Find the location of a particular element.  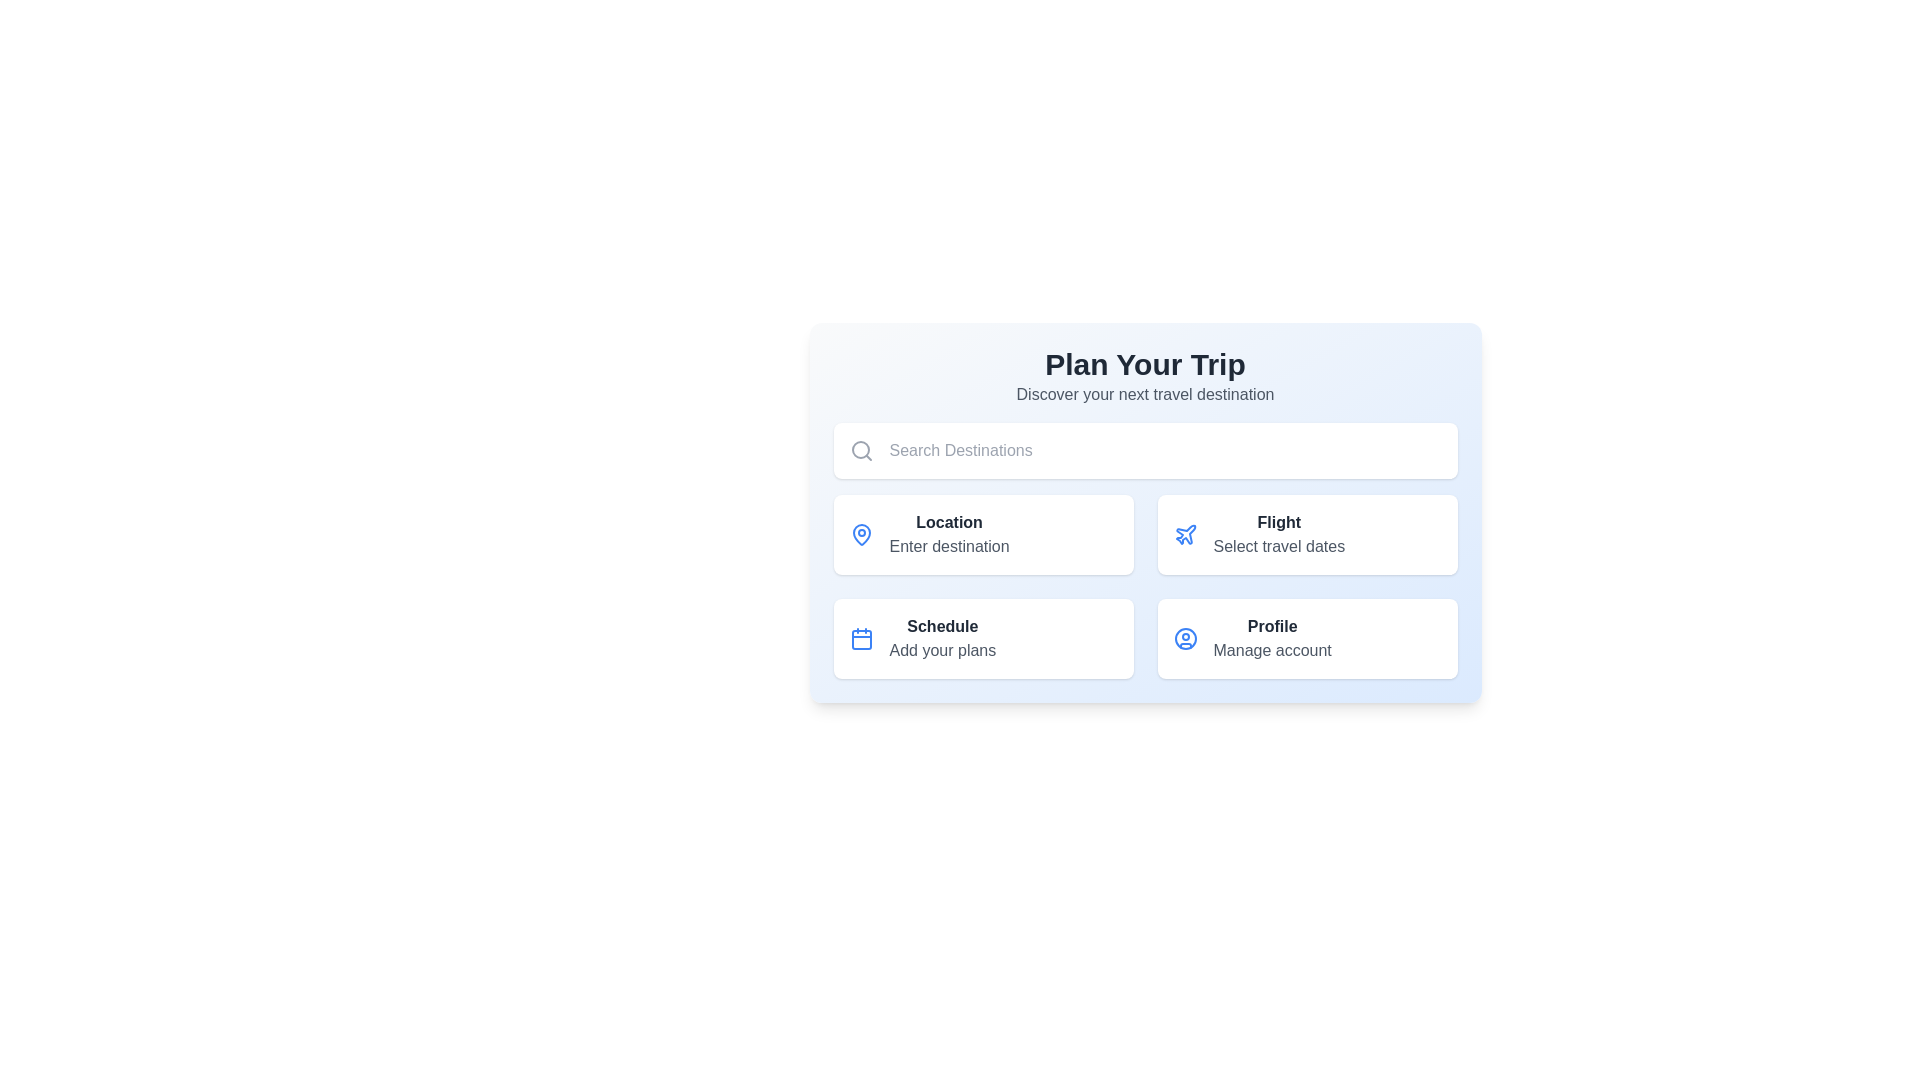

the static text label reading 'Enter destination', which is styled with gray text and located below the 'Location' text in the top-left card of the grid layout is located at coordinates (948, 547).